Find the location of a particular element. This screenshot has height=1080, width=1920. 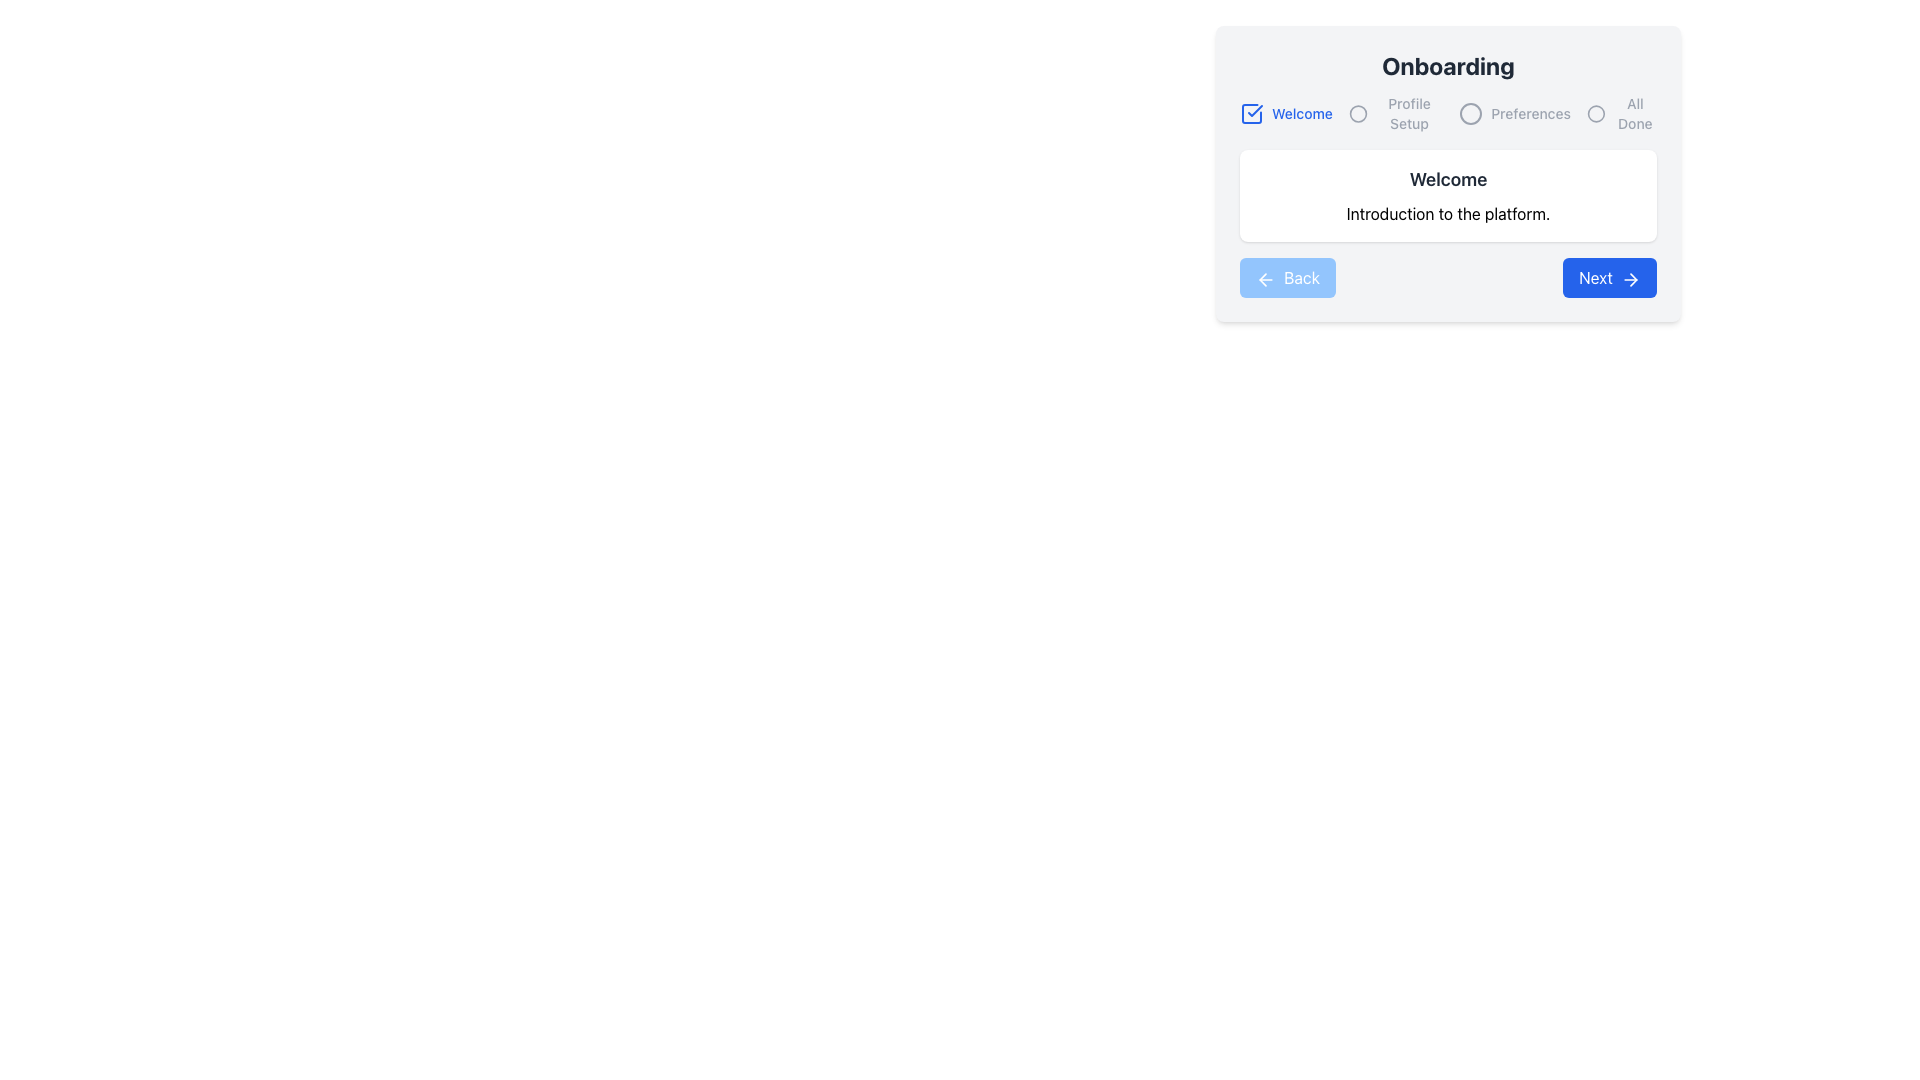

the fourth Circular SVG graphic labeled 'All Done' in the progress indicator row of the 'Onboarding' section is located at coordinates (1595, 114).